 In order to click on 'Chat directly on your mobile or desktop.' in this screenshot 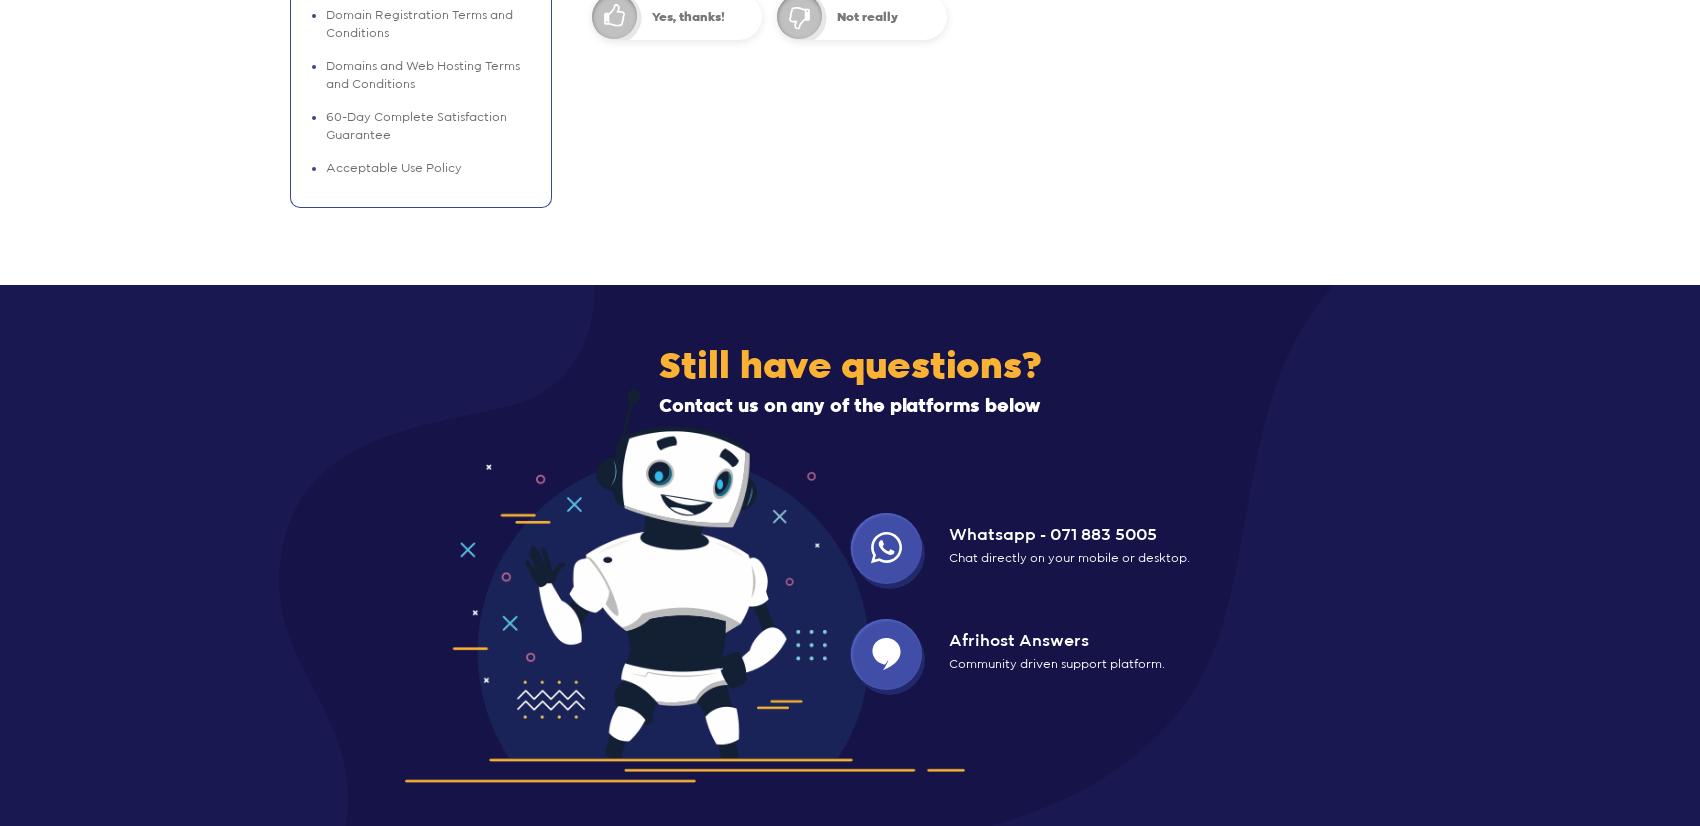, I will do `click(948, 556)`.